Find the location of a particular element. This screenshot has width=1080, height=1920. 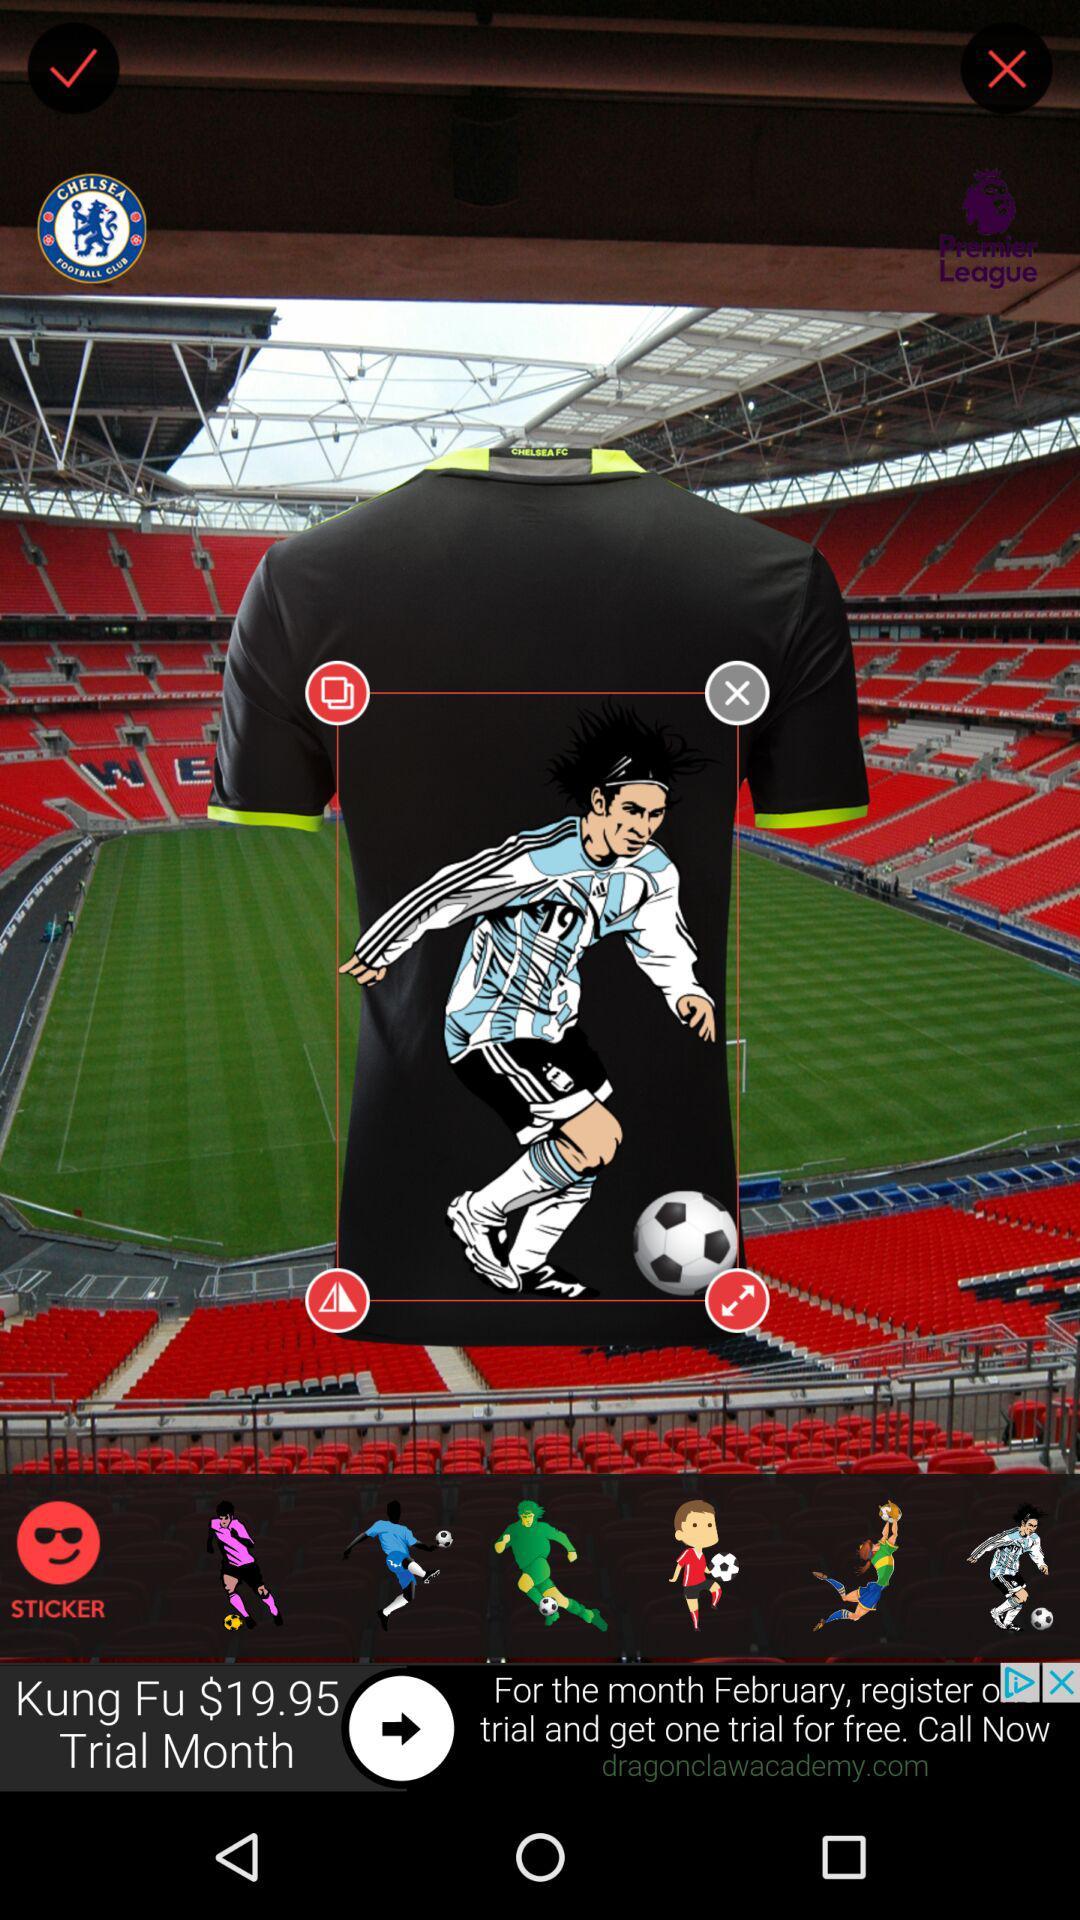

the font icon is located at coordinates (547, 1703).